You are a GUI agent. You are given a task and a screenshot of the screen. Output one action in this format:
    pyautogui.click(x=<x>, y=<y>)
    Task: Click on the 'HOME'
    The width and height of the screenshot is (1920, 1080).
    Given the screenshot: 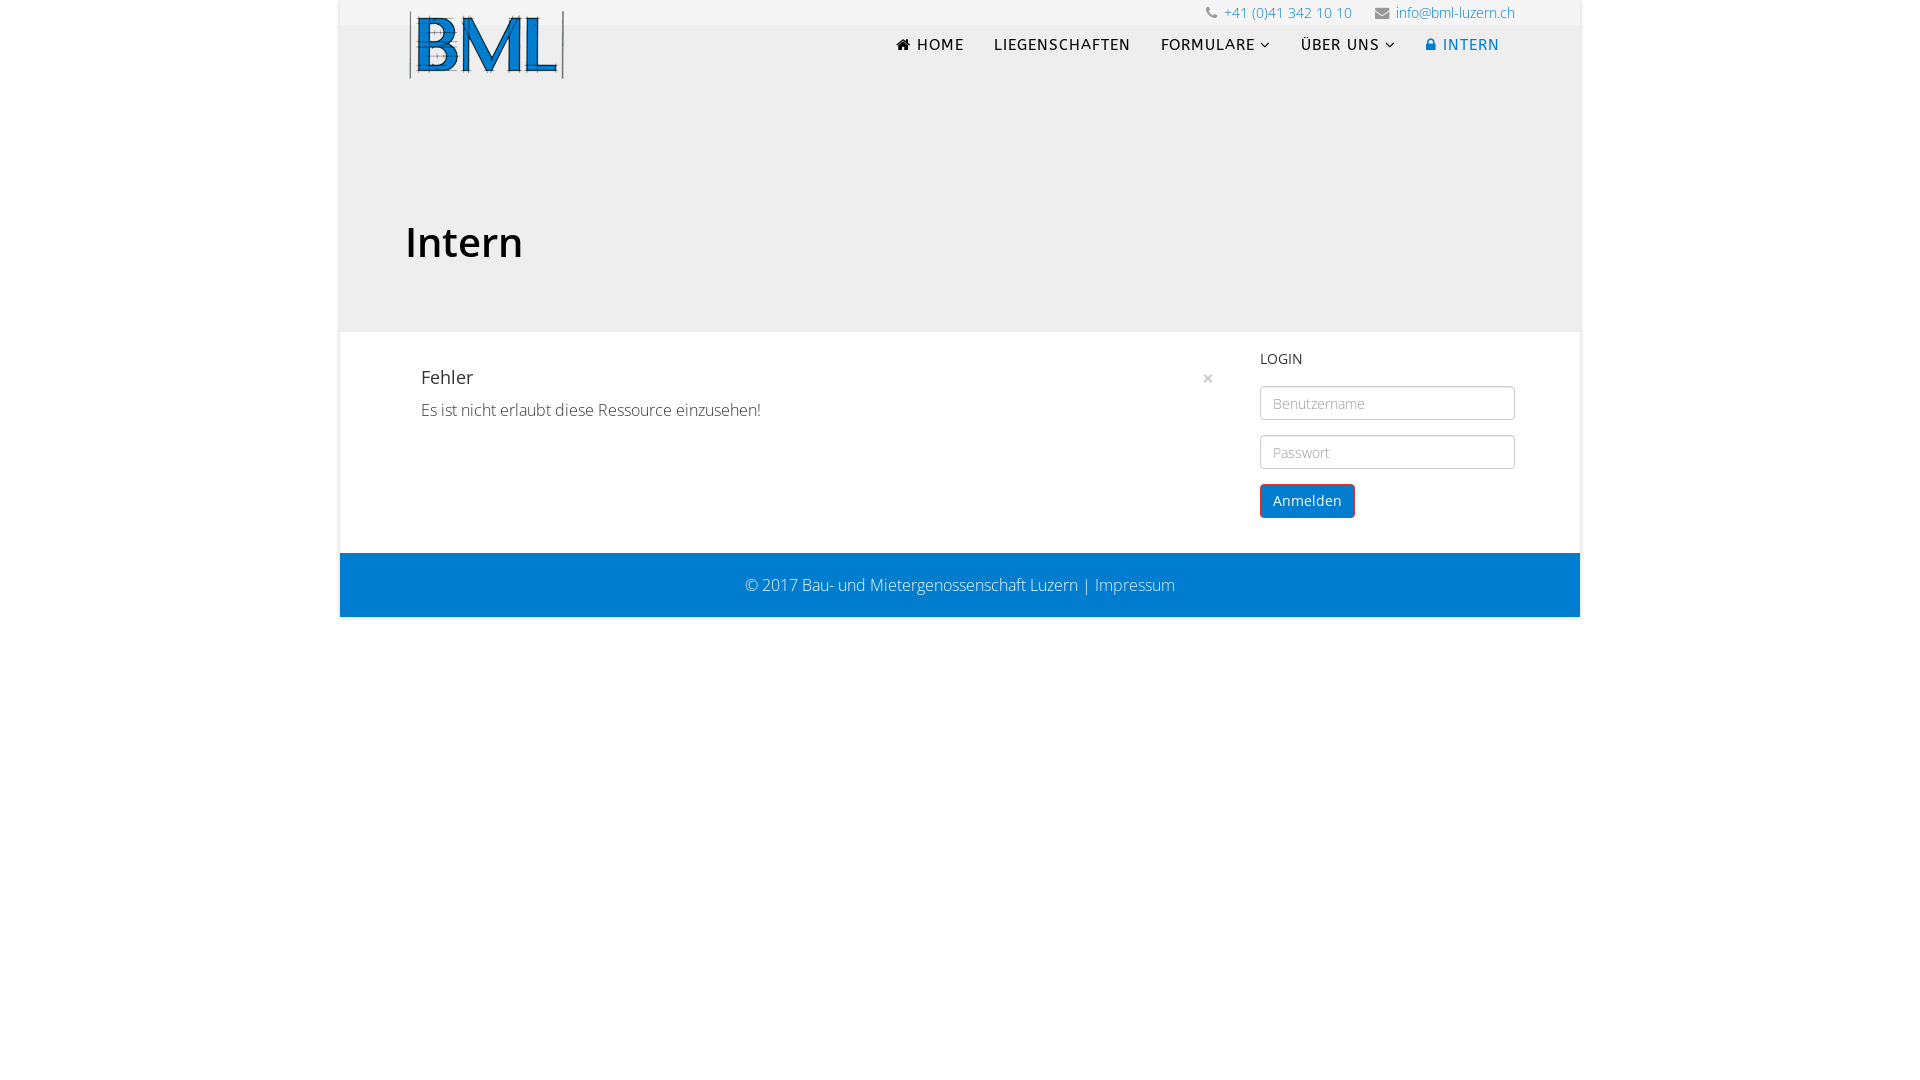 What is the action you would take?
    pyautogui.click(x=929, y=45)
    